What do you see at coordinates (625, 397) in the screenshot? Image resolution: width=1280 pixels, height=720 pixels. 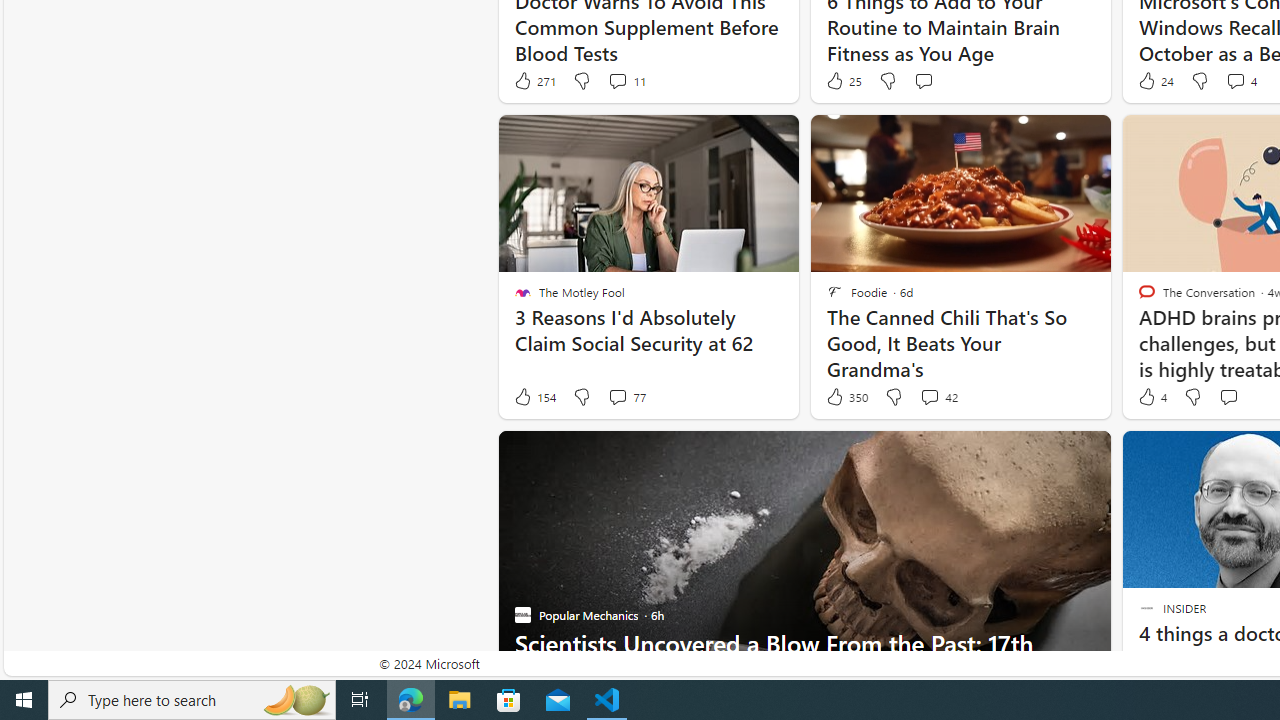 I see `'View comments 77 Comment'` at bounding box center [625, 397].